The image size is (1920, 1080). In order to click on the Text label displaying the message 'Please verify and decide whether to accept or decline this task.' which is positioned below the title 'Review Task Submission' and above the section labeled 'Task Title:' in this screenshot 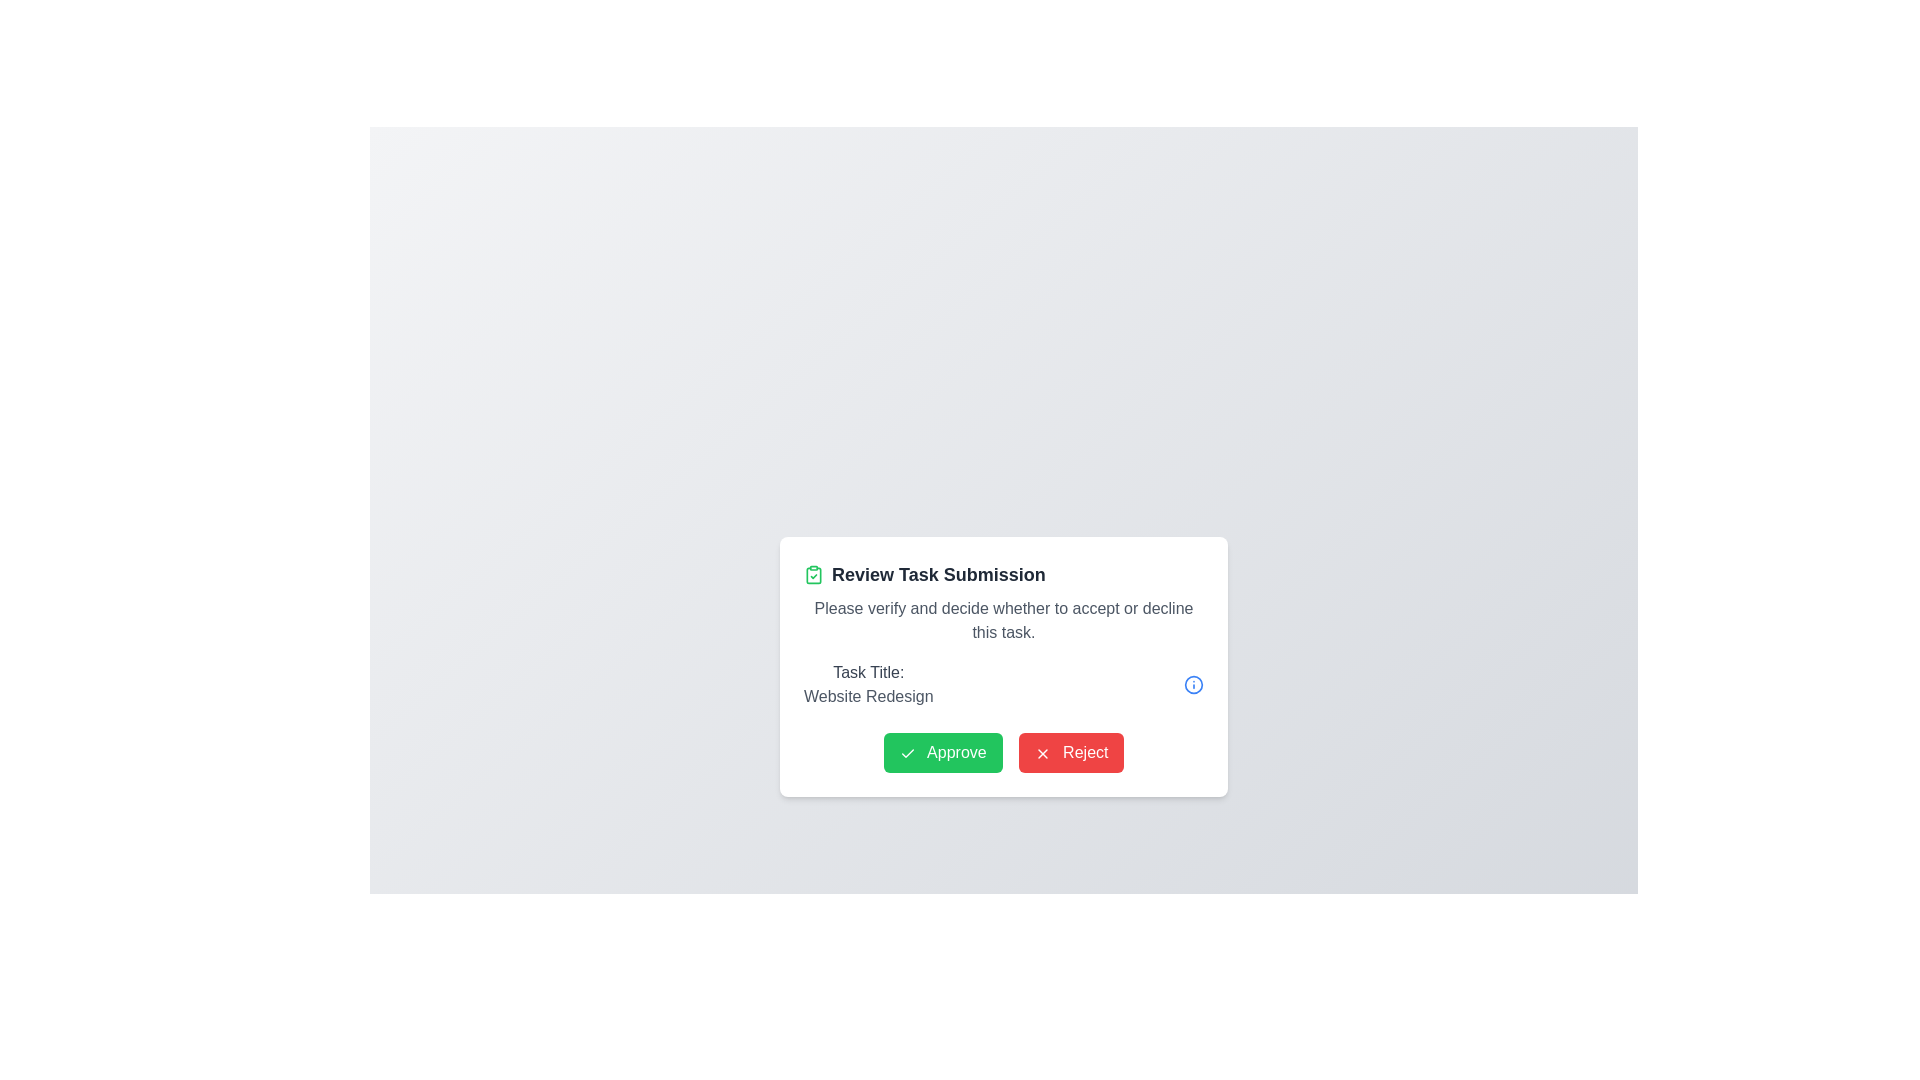, I will do `click(1003, 620)`.